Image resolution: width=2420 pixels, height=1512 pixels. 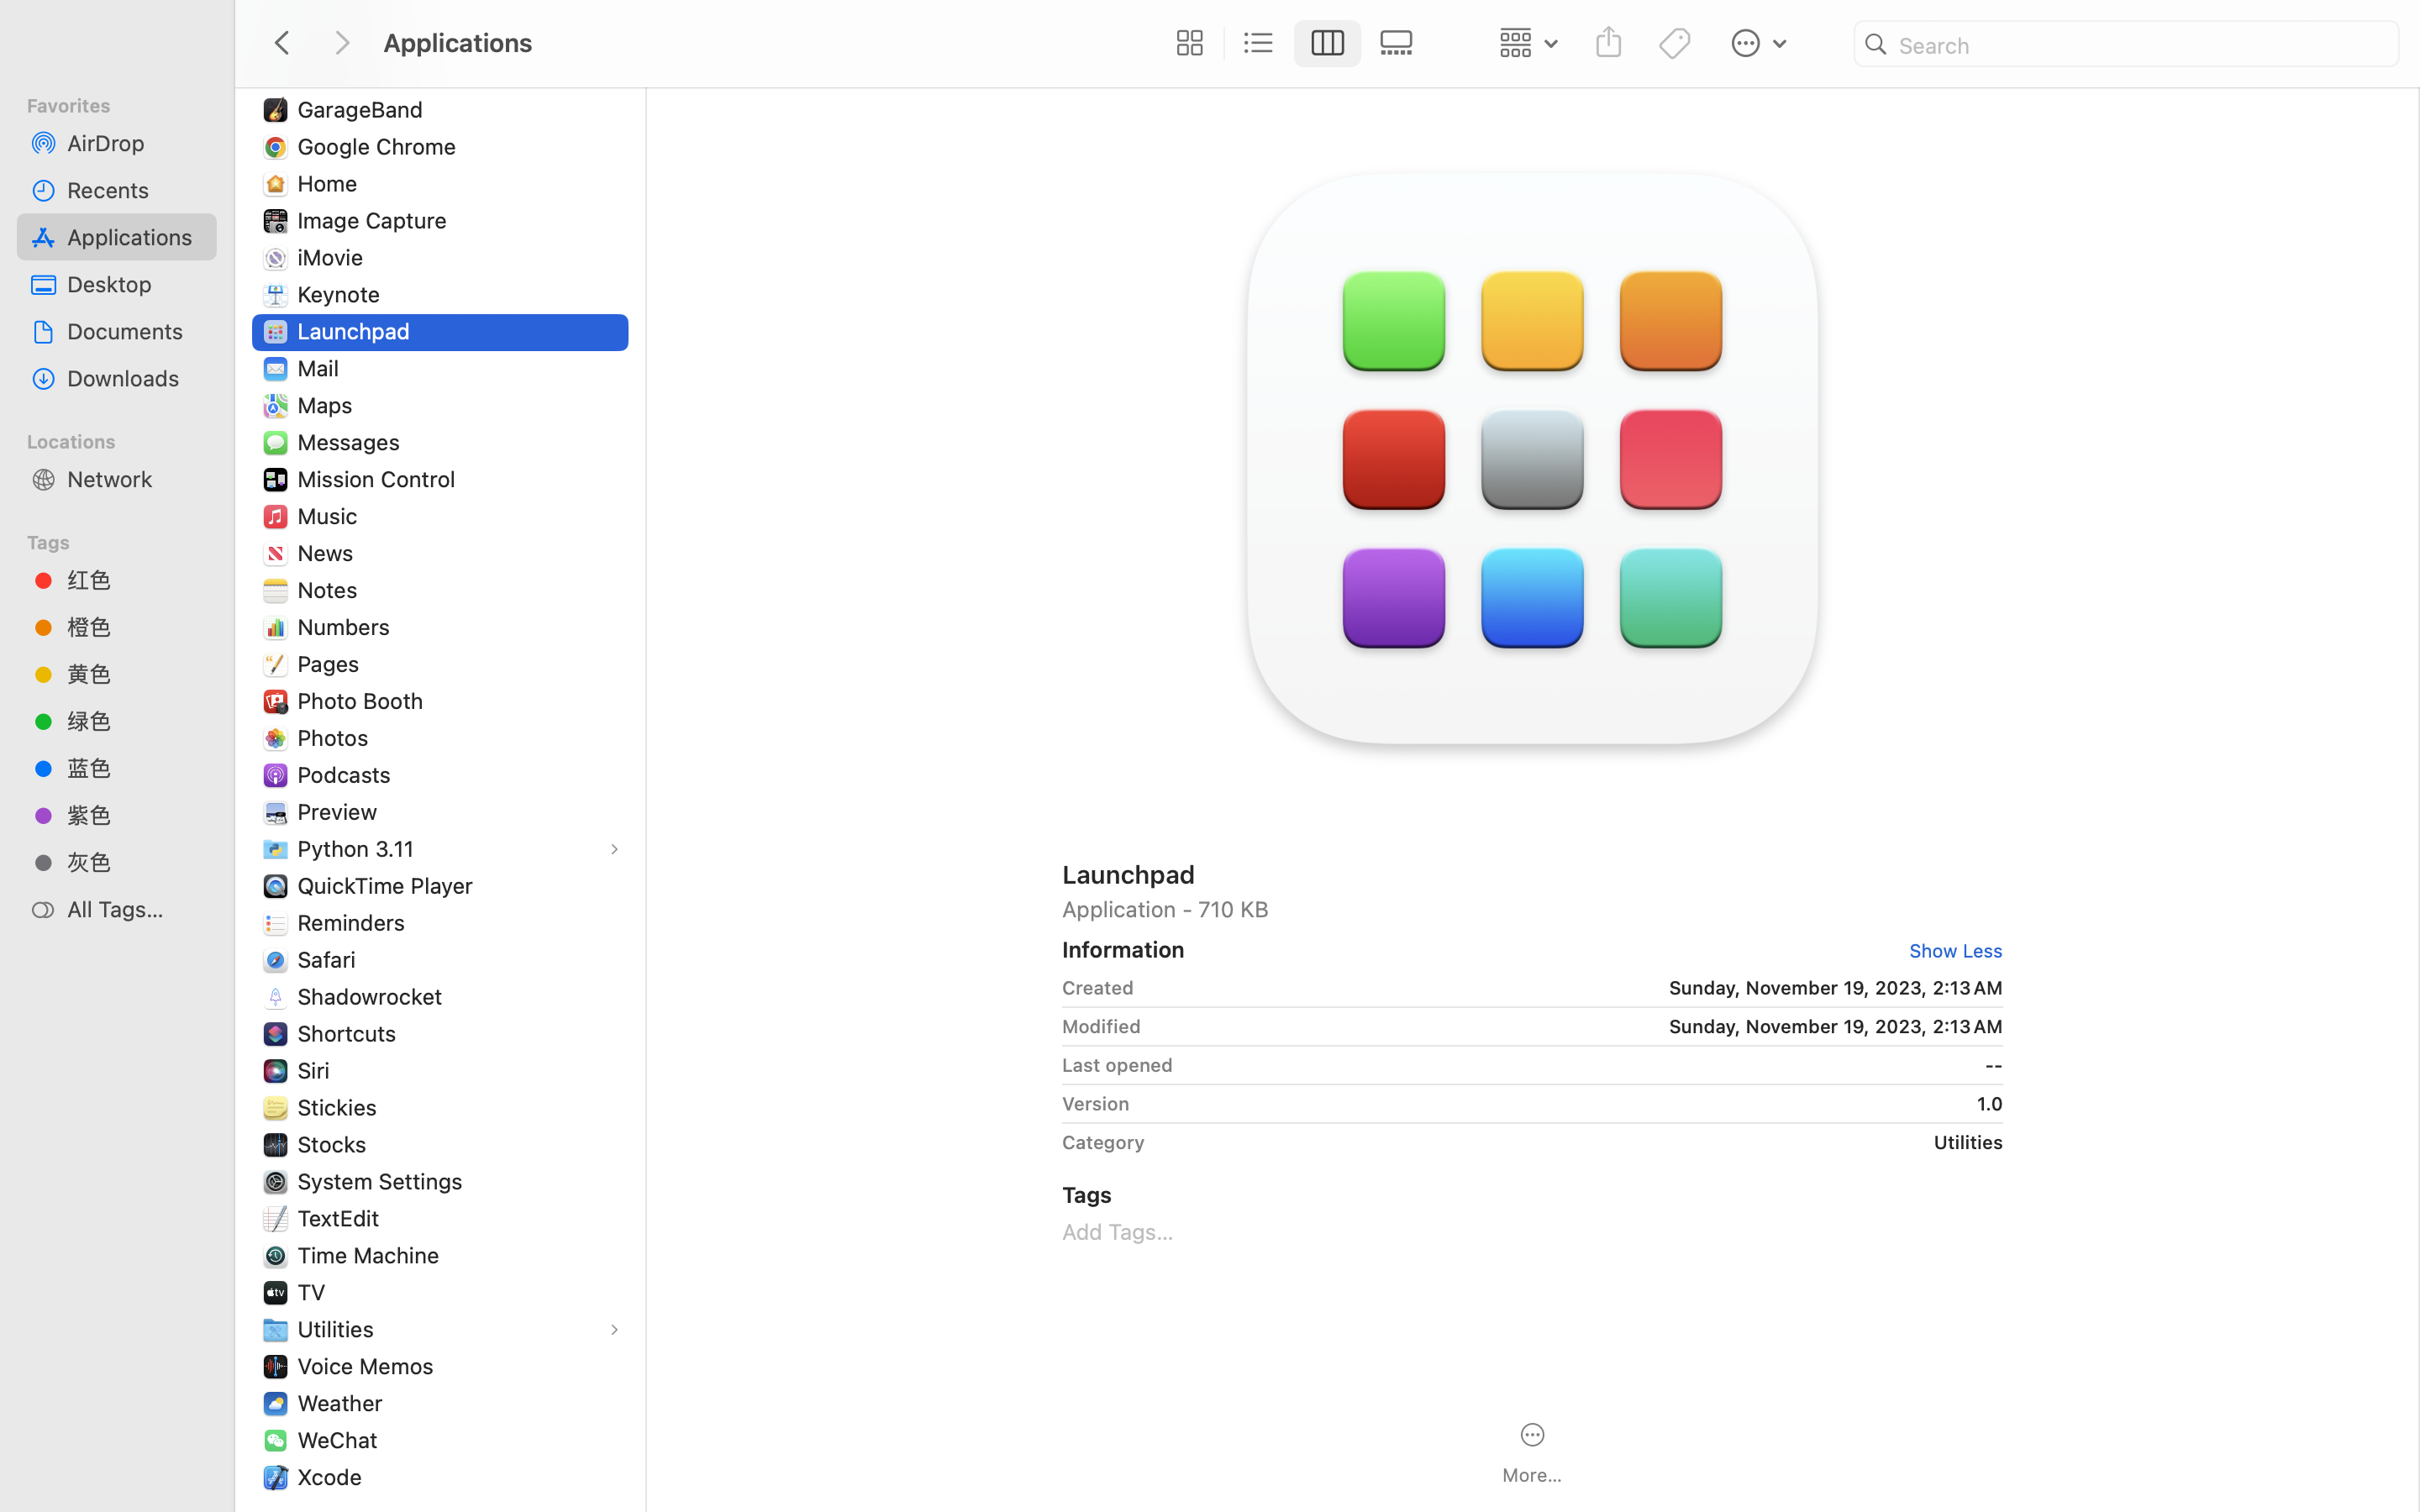 What do you see at coordinates (388, 885) in the screenshot?
I see `'QuickTime Player'` at bounding box center [388, 885].